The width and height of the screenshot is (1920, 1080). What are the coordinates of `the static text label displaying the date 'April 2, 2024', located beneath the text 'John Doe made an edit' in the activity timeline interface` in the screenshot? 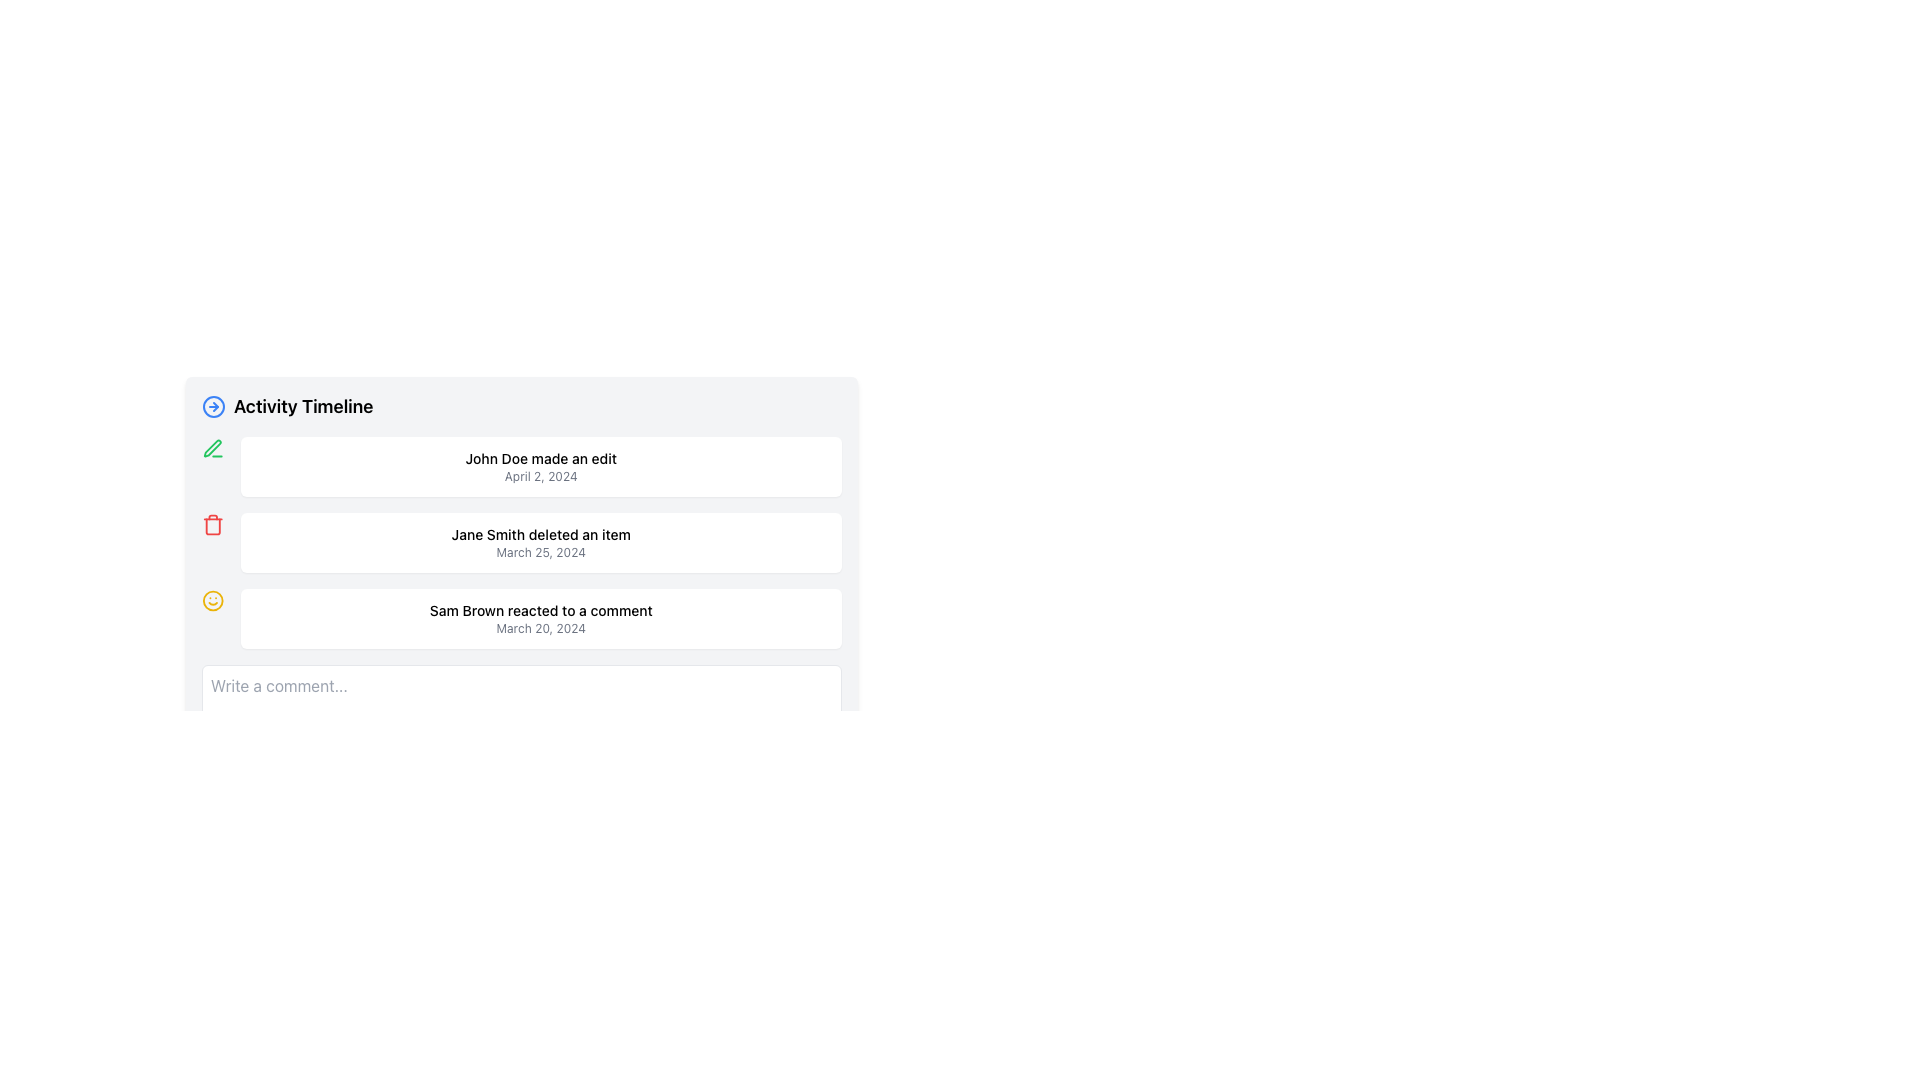 It's located at (541, 477).